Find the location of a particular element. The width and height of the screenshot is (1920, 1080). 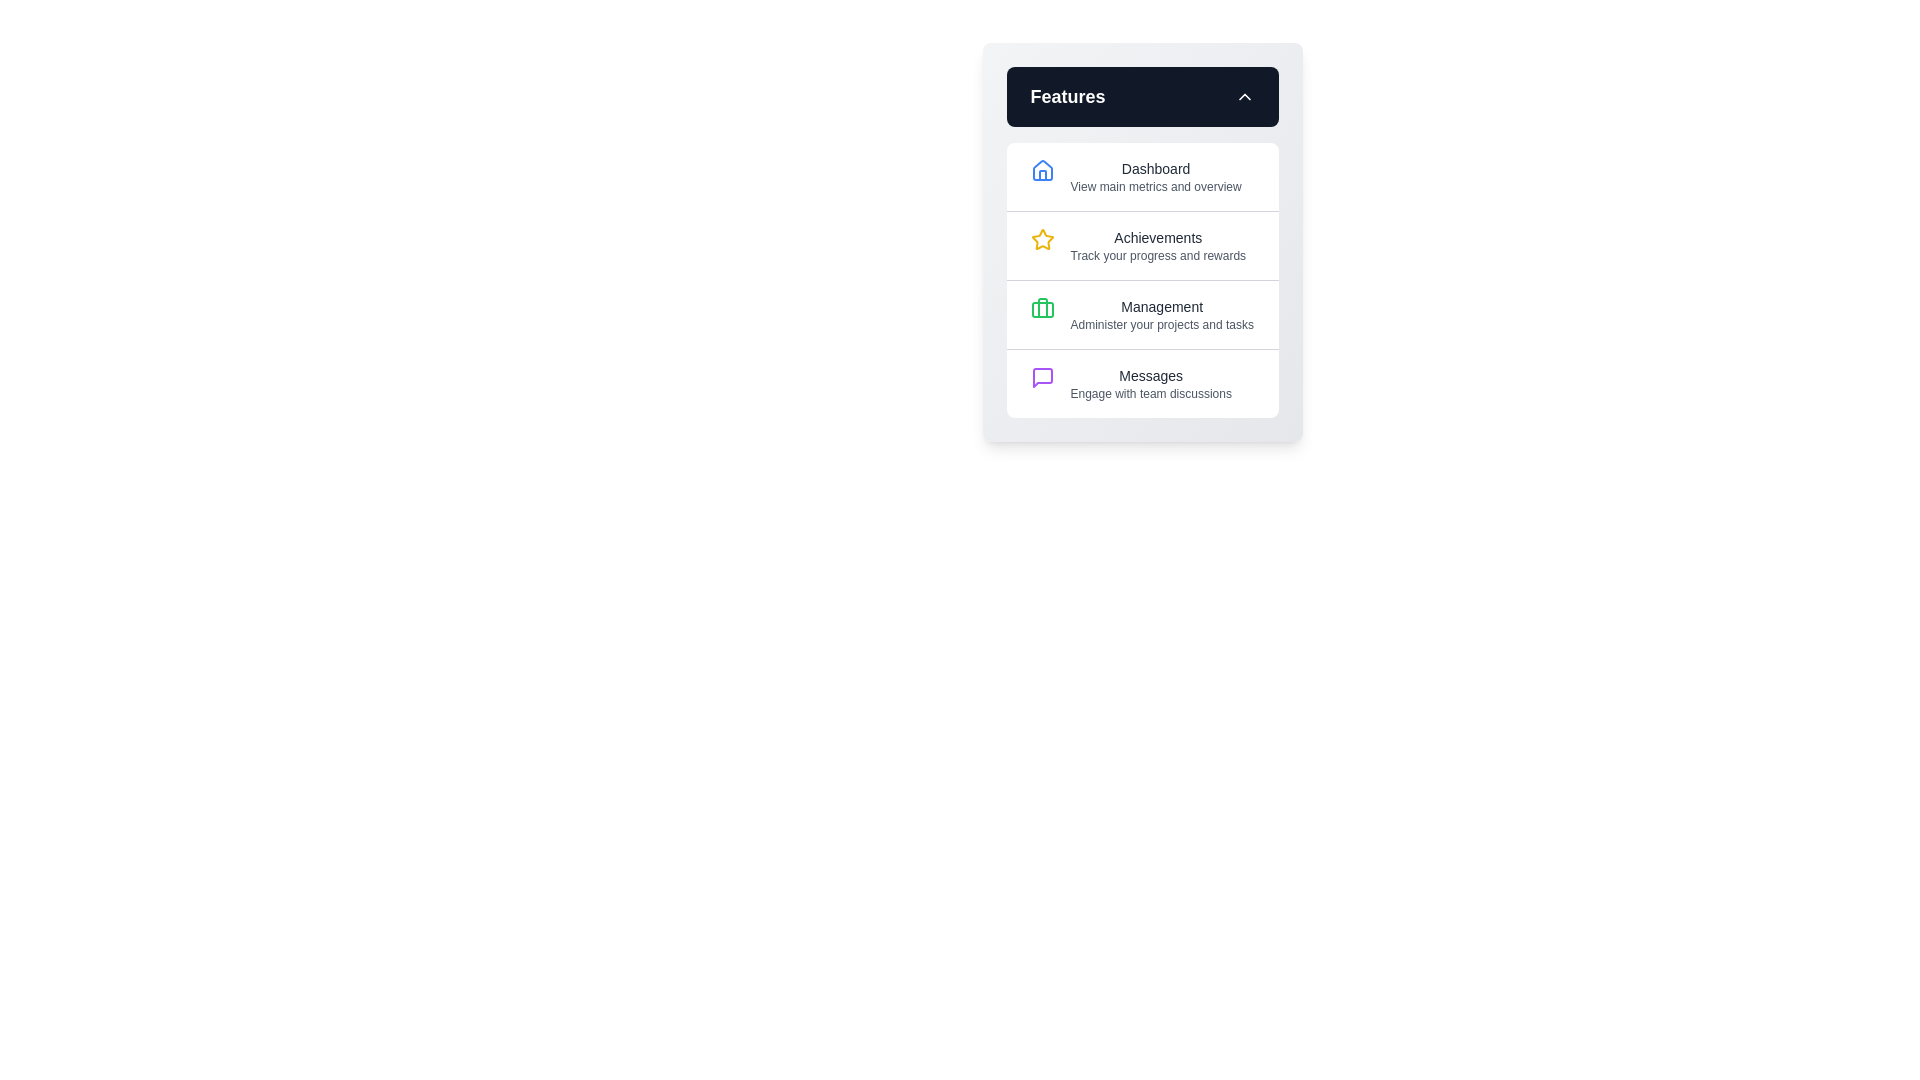

the blue house-shaped icon located to the left of the 'Dashboard' text in the 'Features' menu to trigger potential hover effects is located at coordinates (1041, 169).